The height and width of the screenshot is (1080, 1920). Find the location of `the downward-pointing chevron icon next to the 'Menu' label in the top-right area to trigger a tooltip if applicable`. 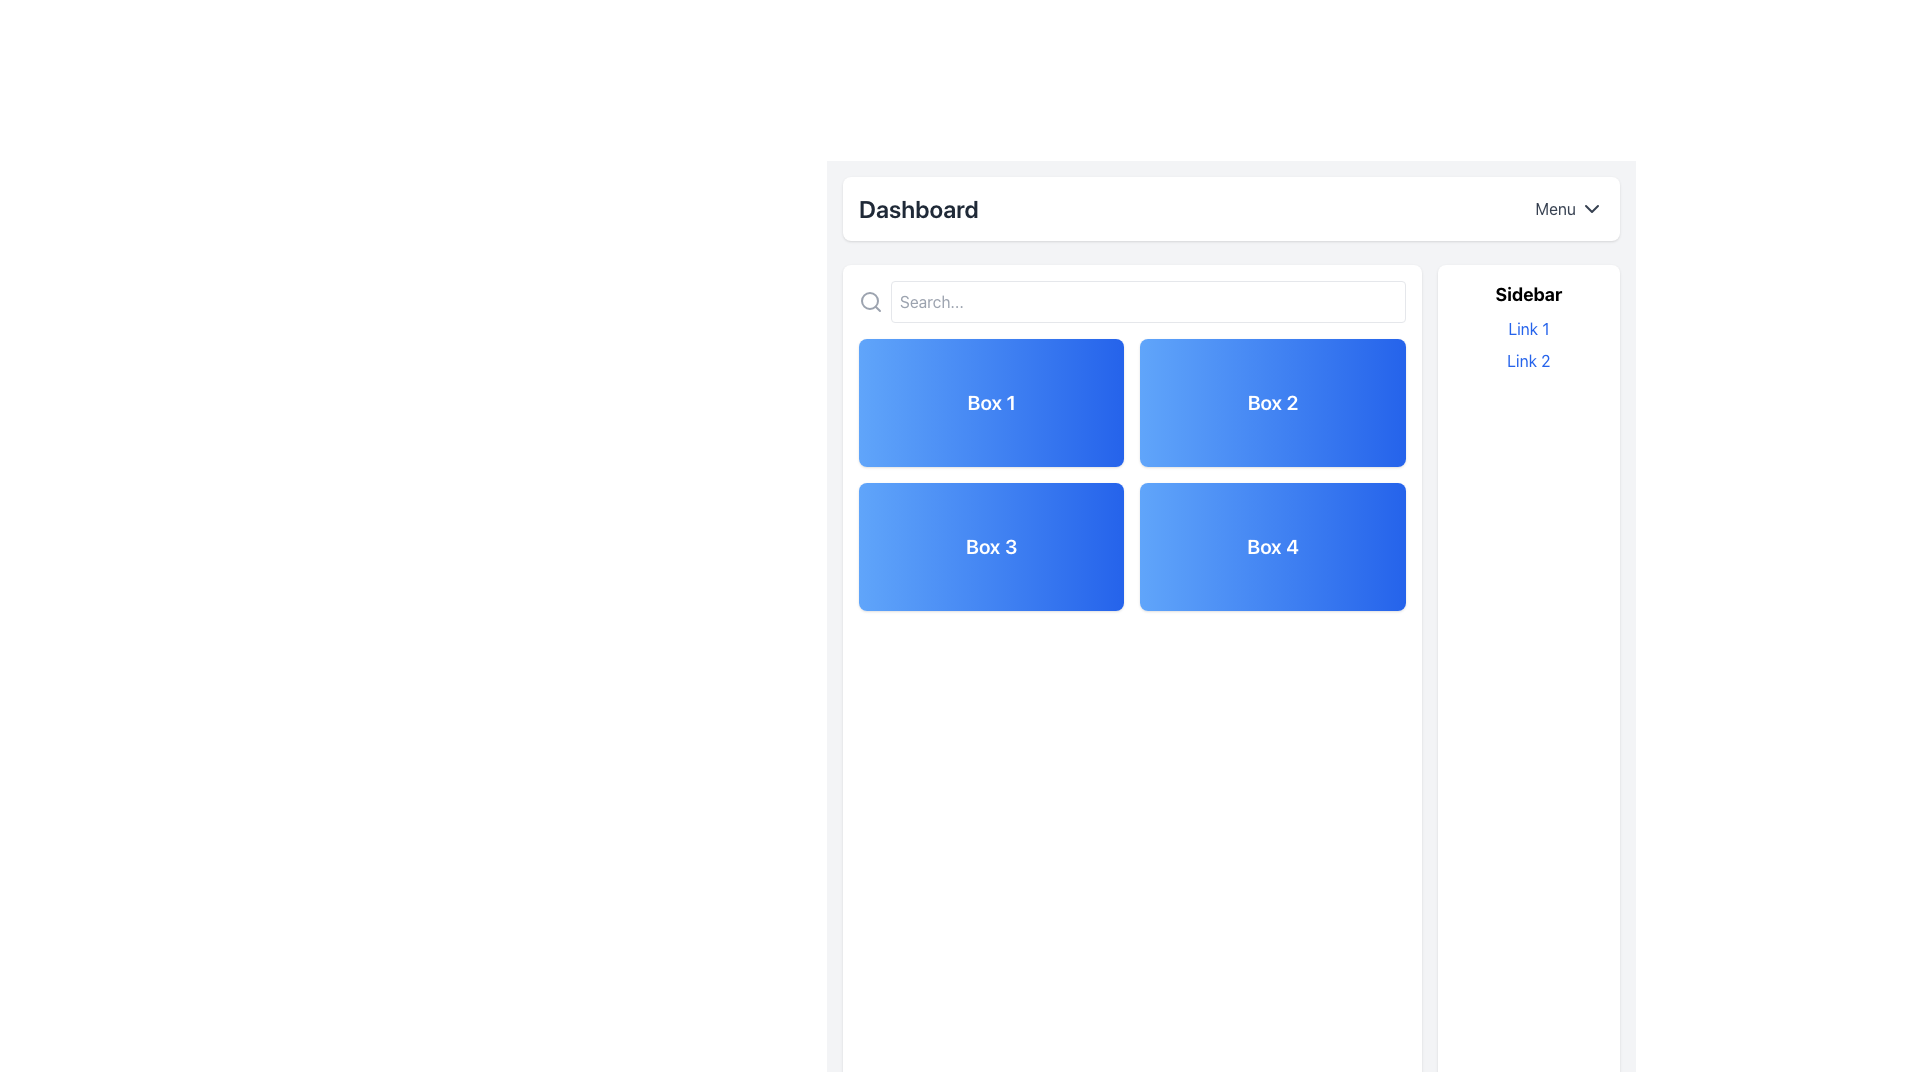

the downward-pointing chevron icon next to the 'Menu' label in the top-right area to trigger a tooltip if applicable is located at coordinates (1591, 208).